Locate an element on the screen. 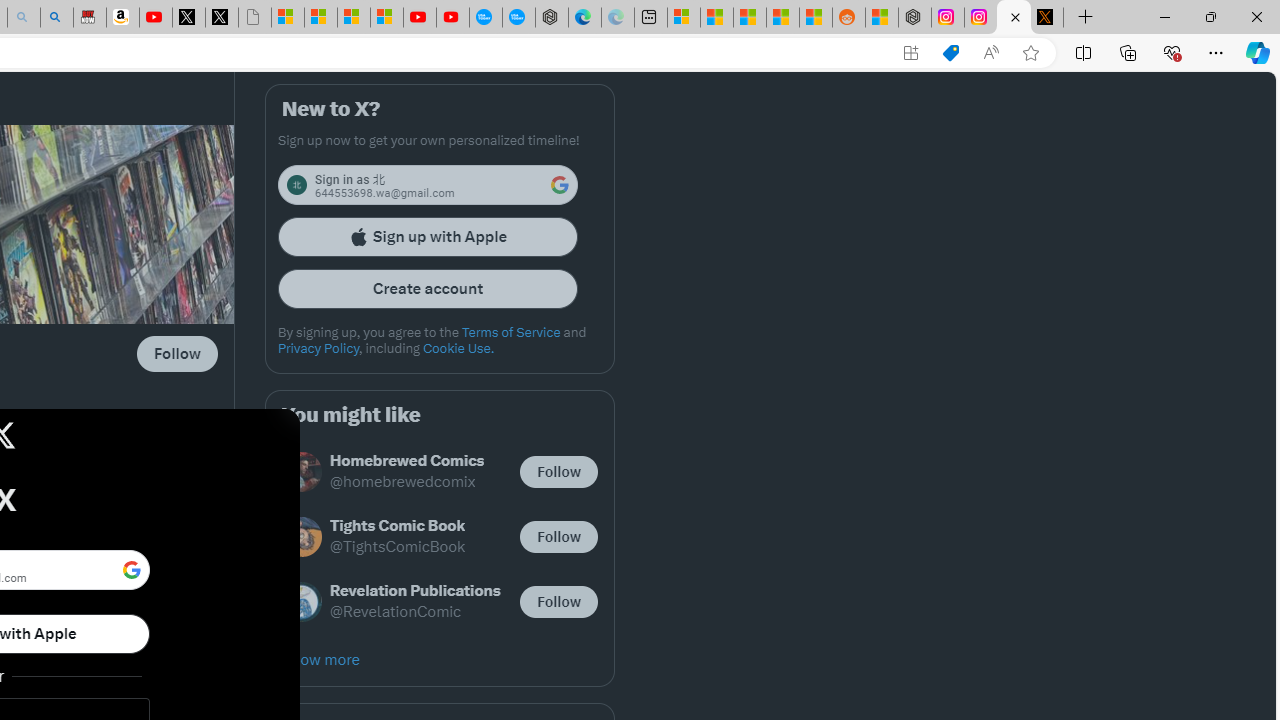 This screenshot has width=1280, height=720. 'YouTube Kids - An App Created for Kids to Explore Content' is located at coordinates (451, 17).